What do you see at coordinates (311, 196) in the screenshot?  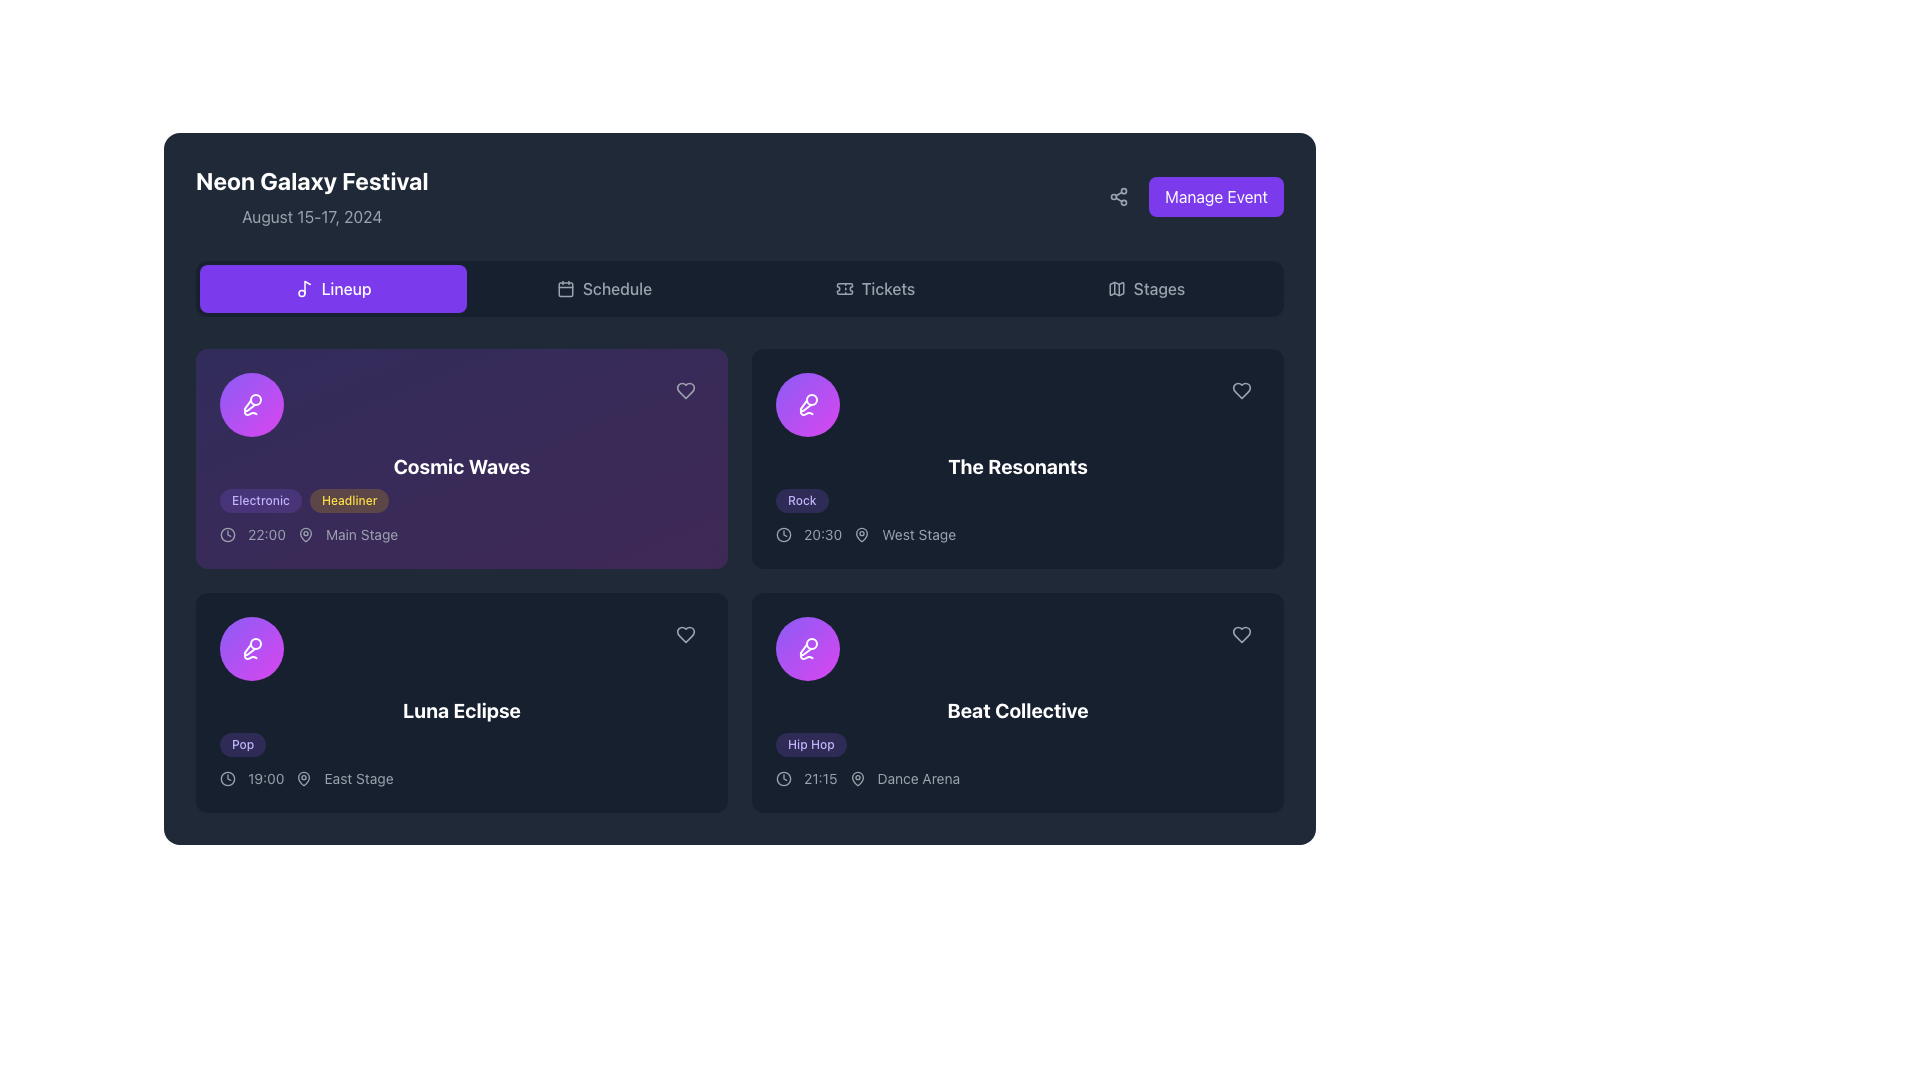 I see `the text block displaying 'Neon Galaxy Festival' and 'August 15-17, 2024', located in the upper left corner of the UI` at bounding box center [311, 196].